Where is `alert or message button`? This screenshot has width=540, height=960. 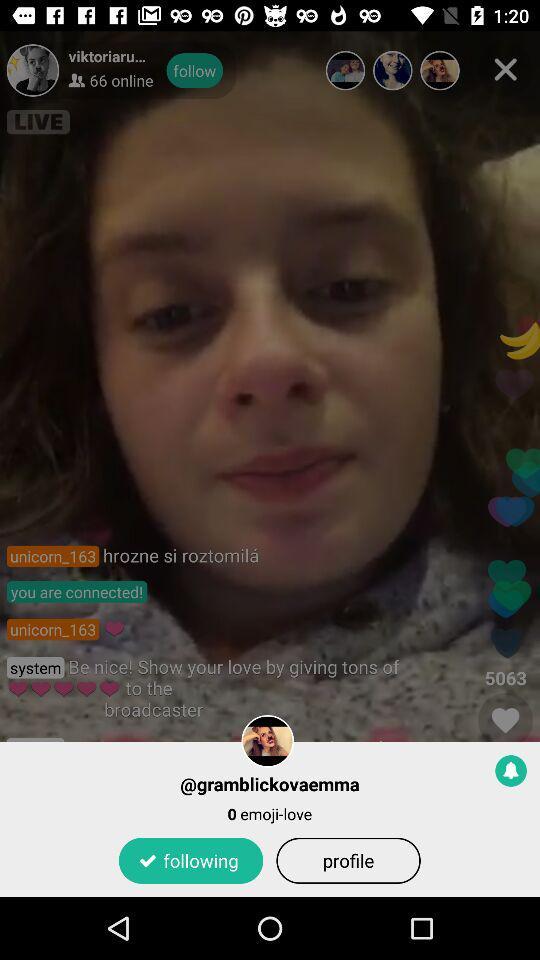
alert or message button is located at coordinates (511, 769).